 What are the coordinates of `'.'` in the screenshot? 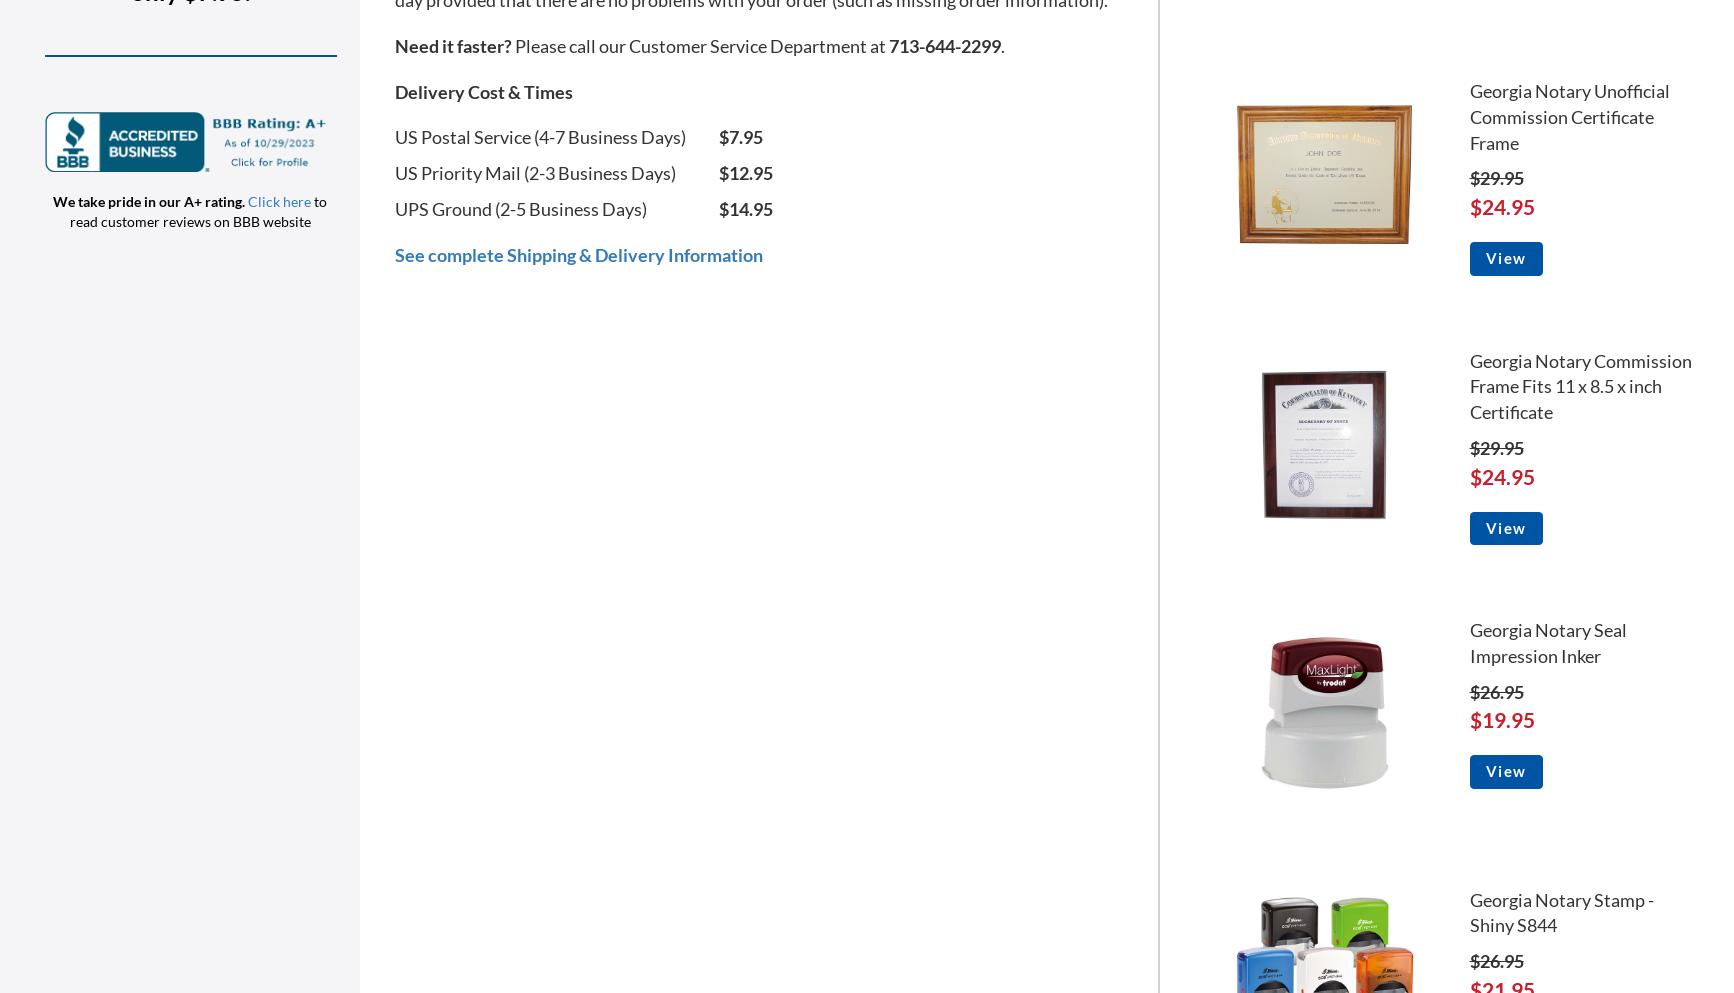 It's located at (1002, 45).